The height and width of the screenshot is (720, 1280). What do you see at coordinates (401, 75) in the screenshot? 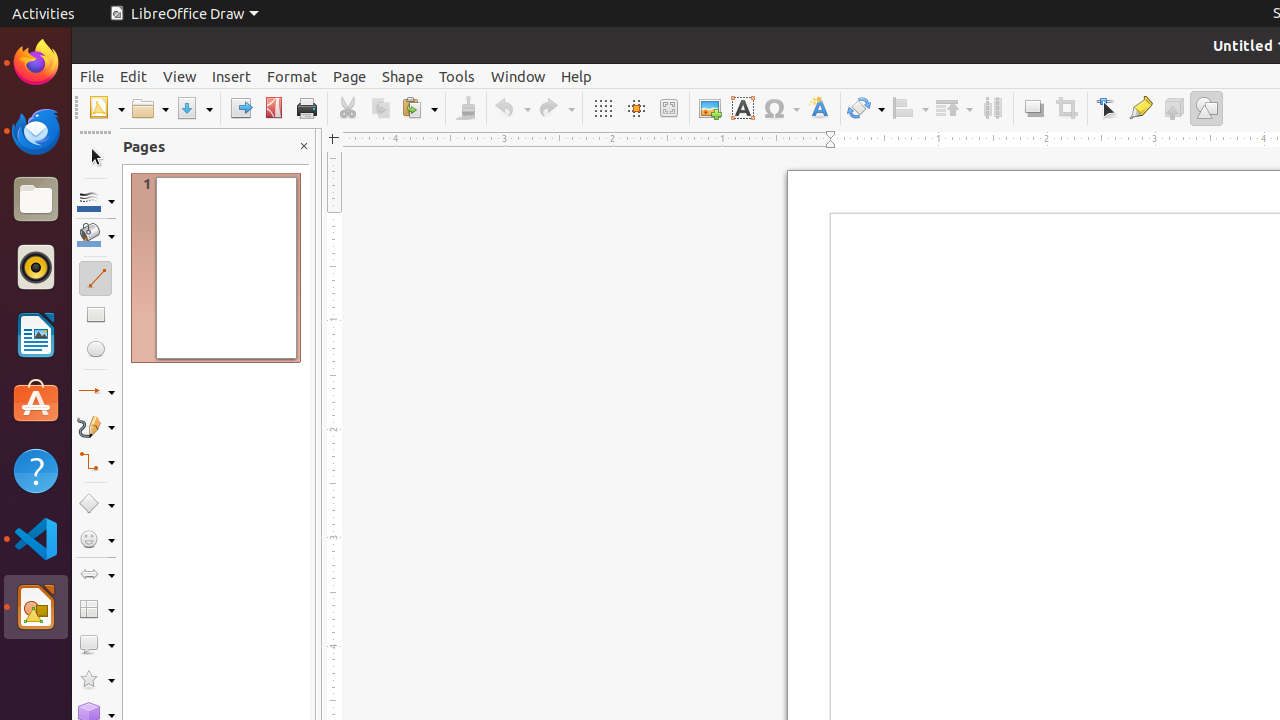
I see `'Shape'` at bounding box center [401, 75].